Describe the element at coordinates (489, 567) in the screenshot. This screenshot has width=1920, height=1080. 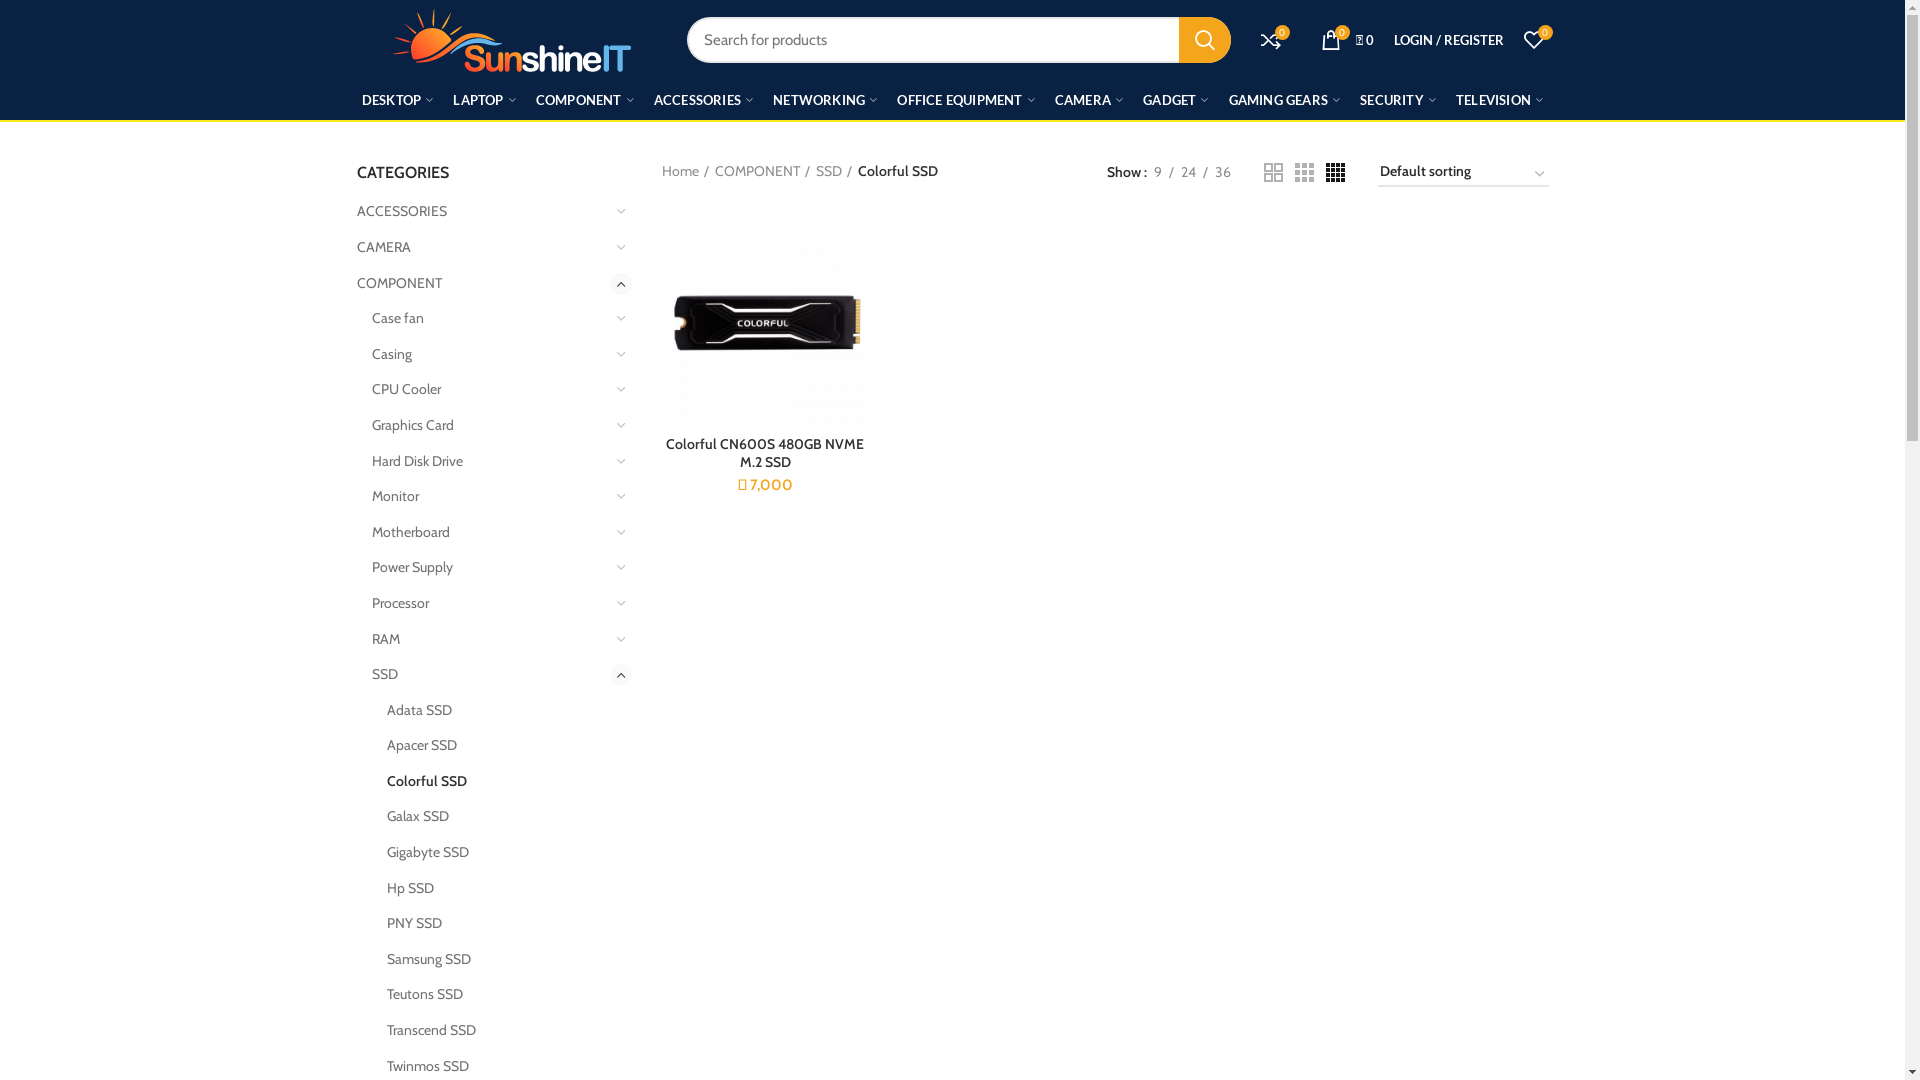
I see `'Power Supply'` at that location.